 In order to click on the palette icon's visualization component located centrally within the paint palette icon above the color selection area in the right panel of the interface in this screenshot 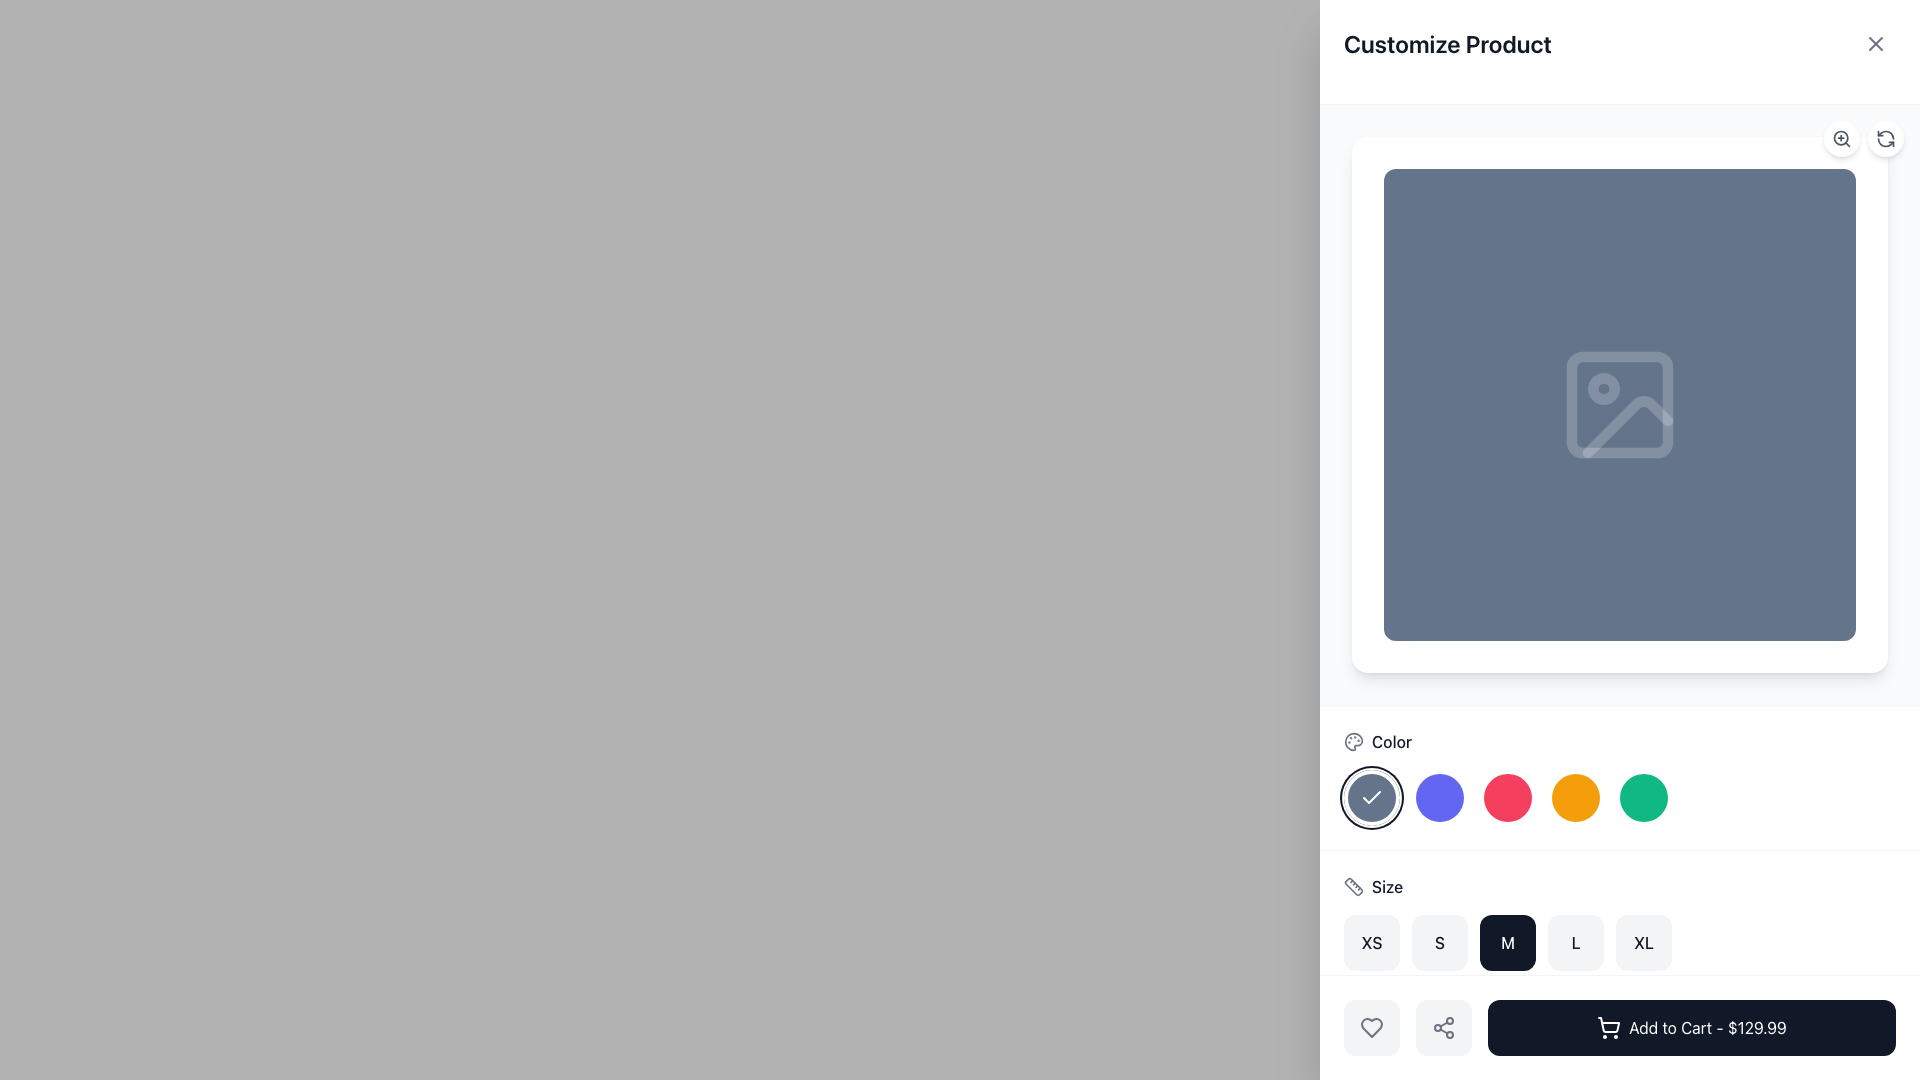, I will do `click(1353, 741)`.